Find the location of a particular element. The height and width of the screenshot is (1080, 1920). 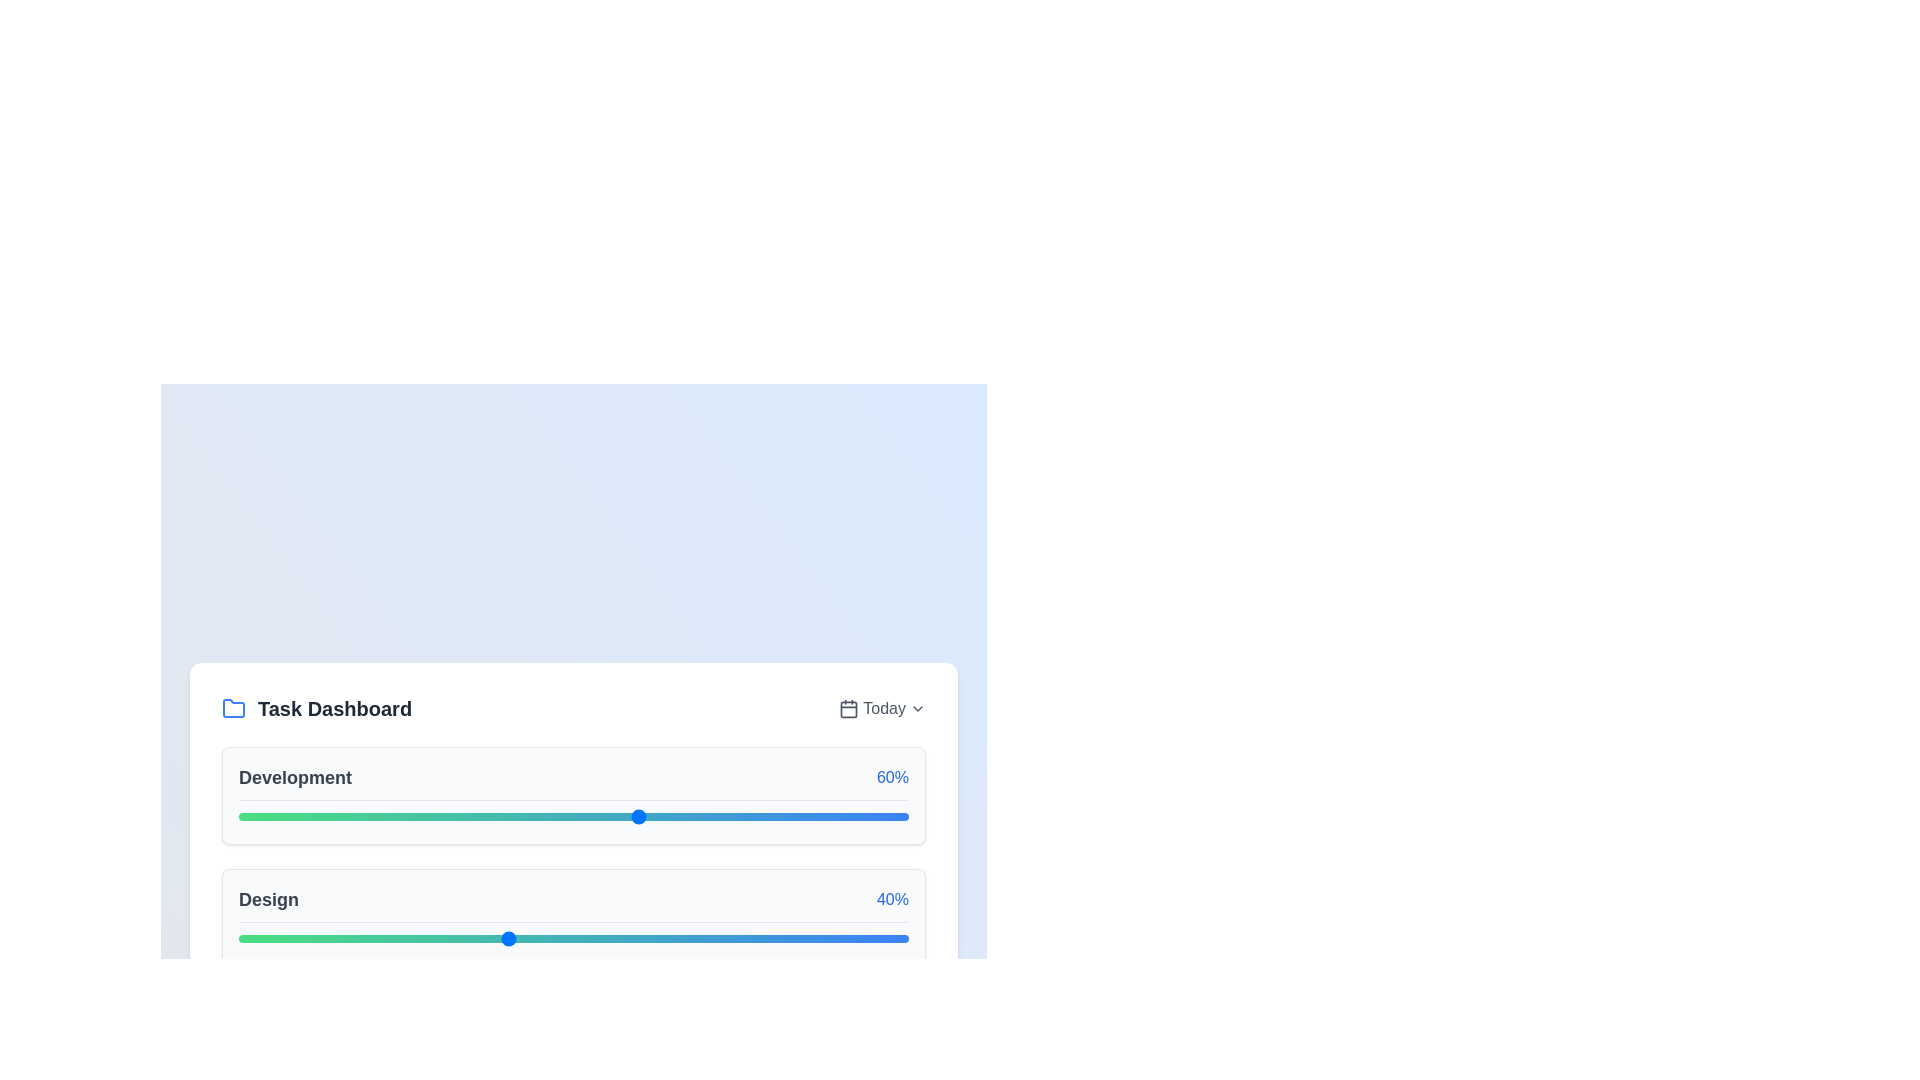

the slider is located at coordinates (681, 817).